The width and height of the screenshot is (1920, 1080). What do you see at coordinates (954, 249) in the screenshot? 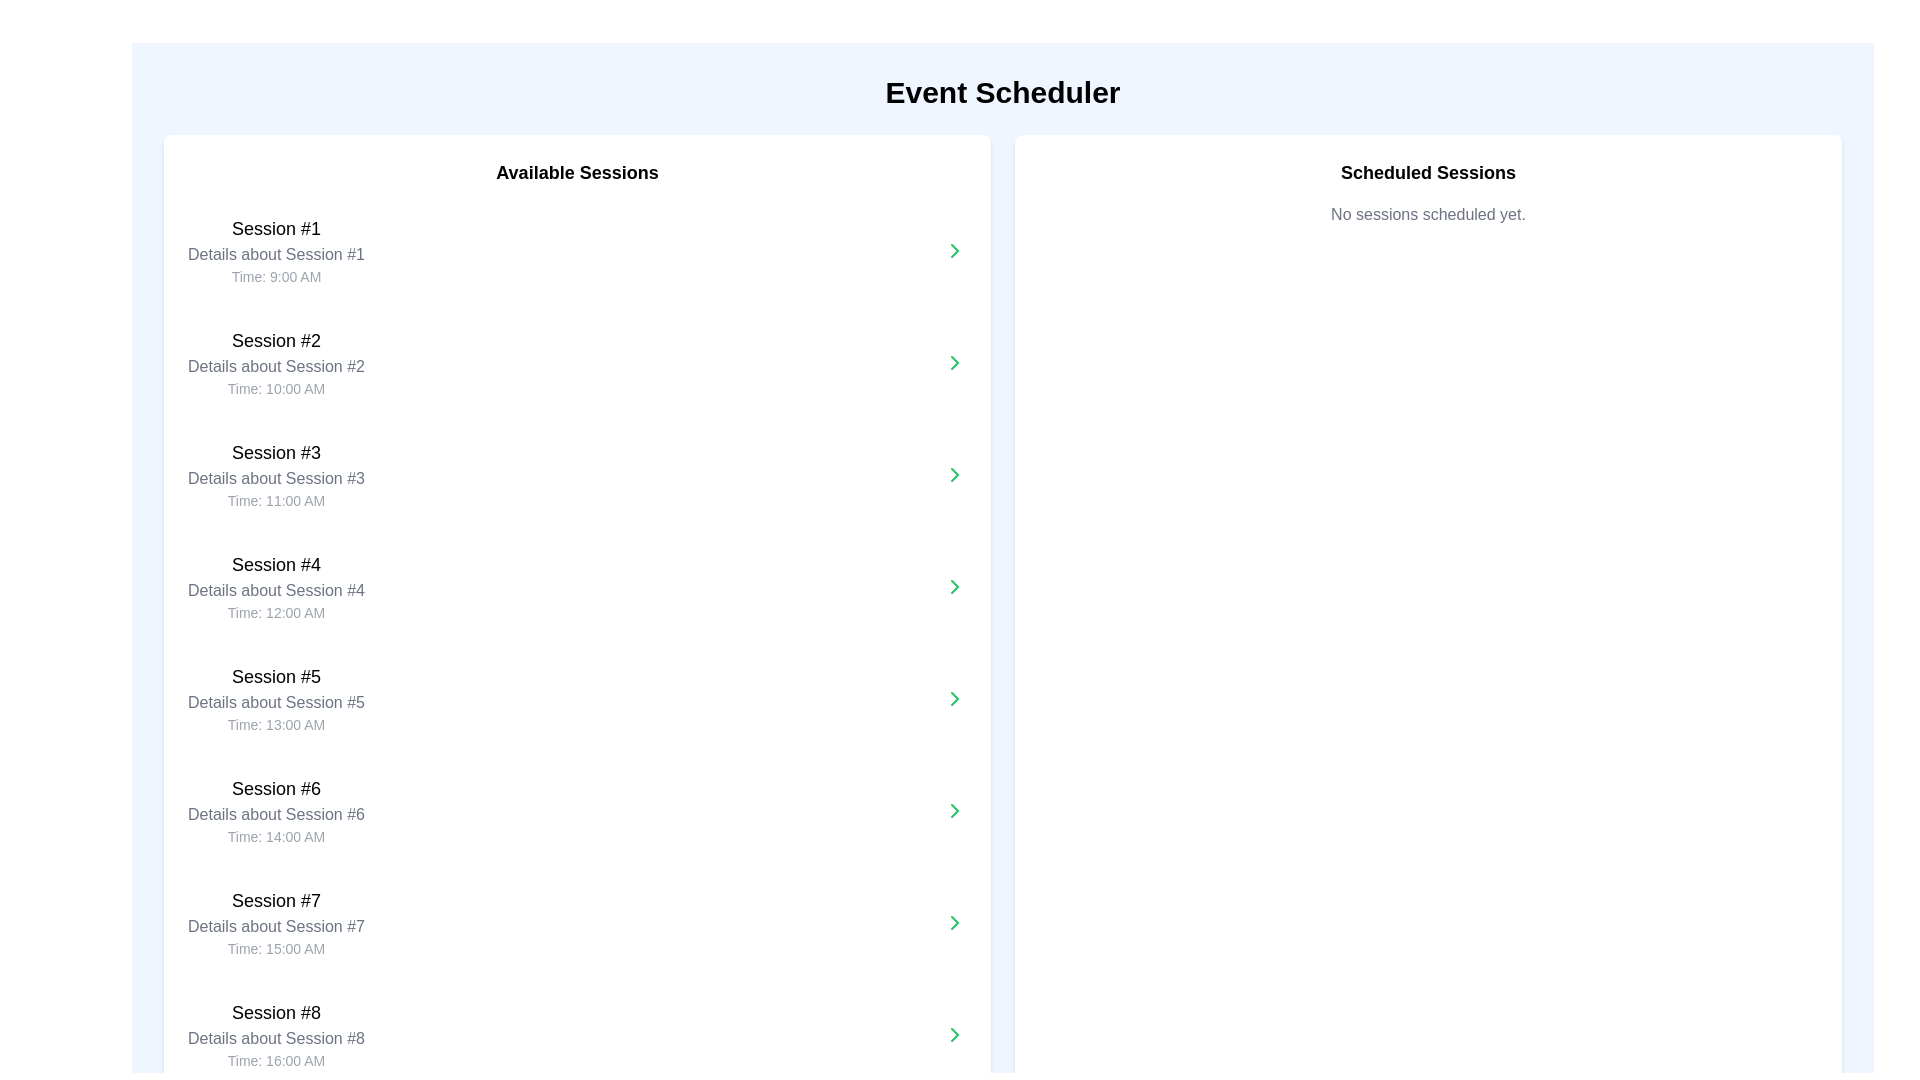
I see `the second chevron icon` at bounding box center [954, 249].